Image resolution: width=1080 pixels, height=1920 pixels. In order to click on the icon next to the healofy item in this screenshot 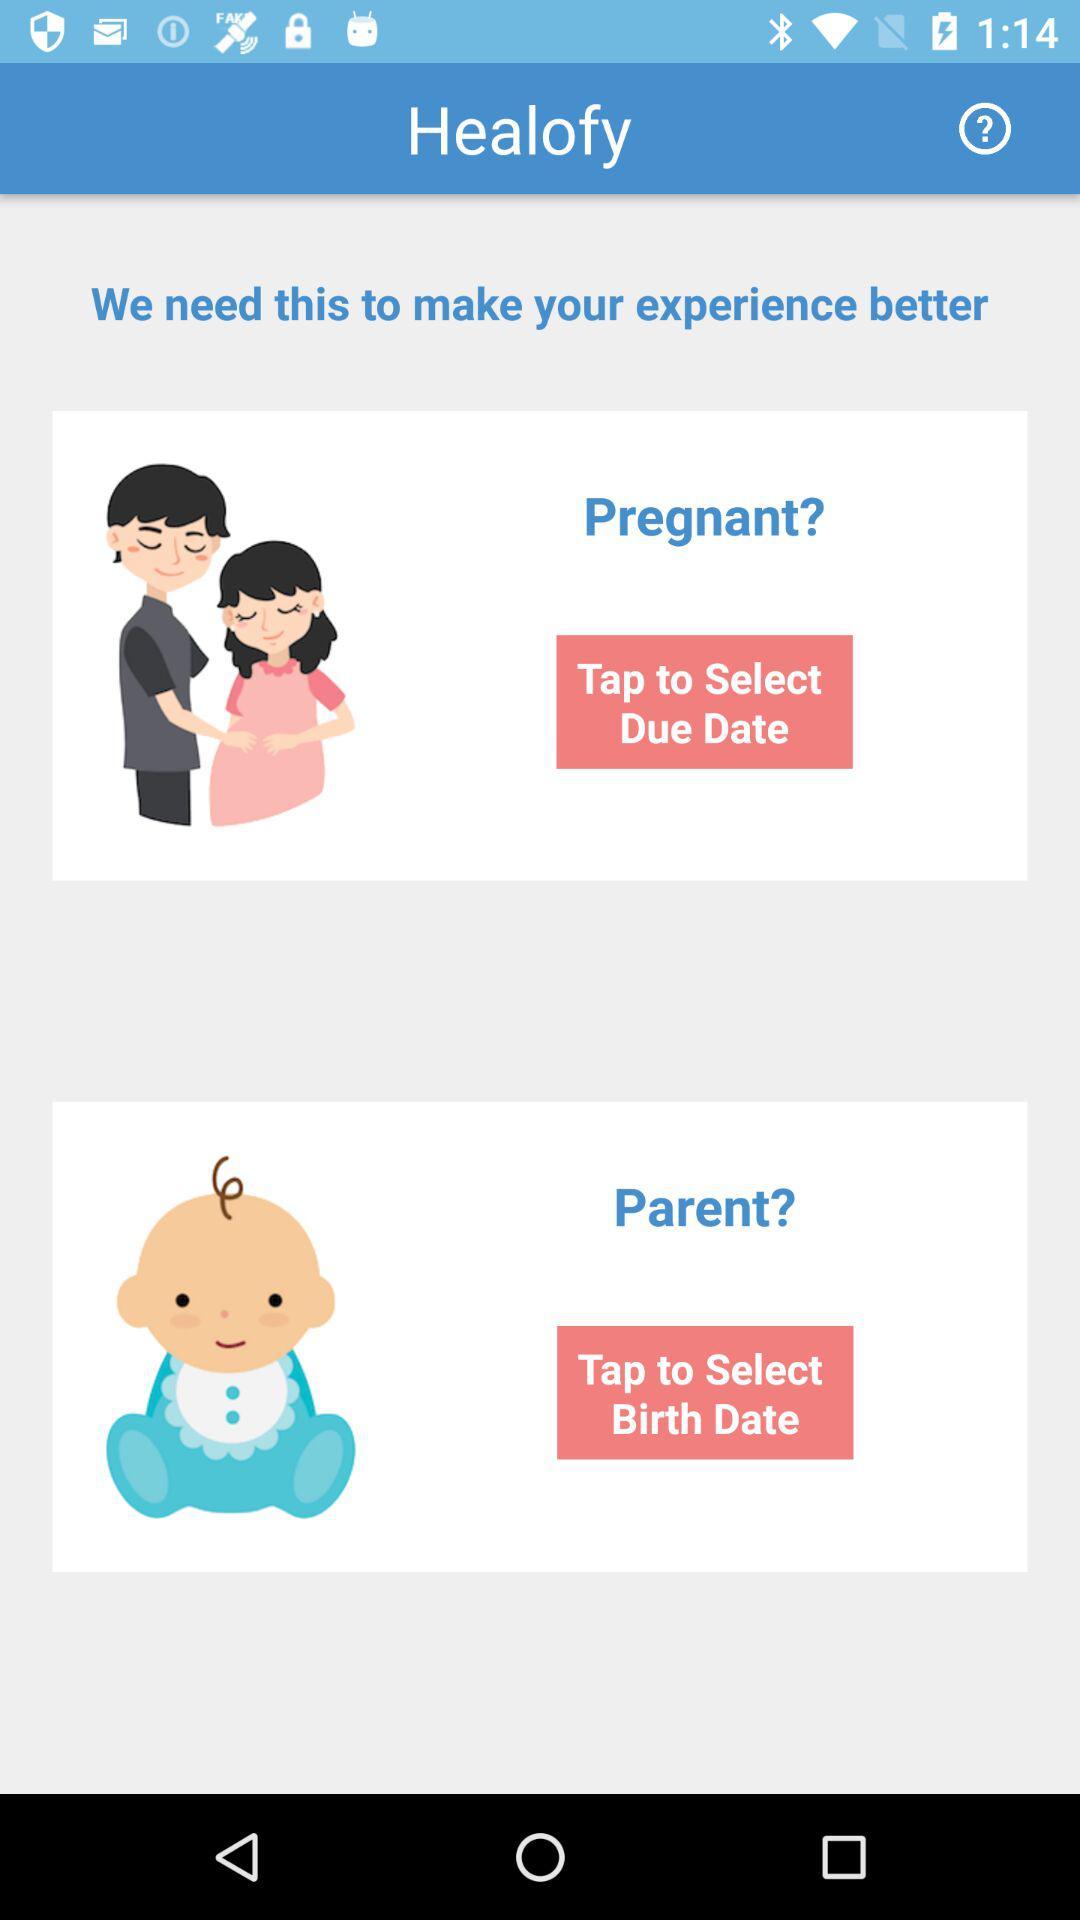, I will do `click(984, 127)`.